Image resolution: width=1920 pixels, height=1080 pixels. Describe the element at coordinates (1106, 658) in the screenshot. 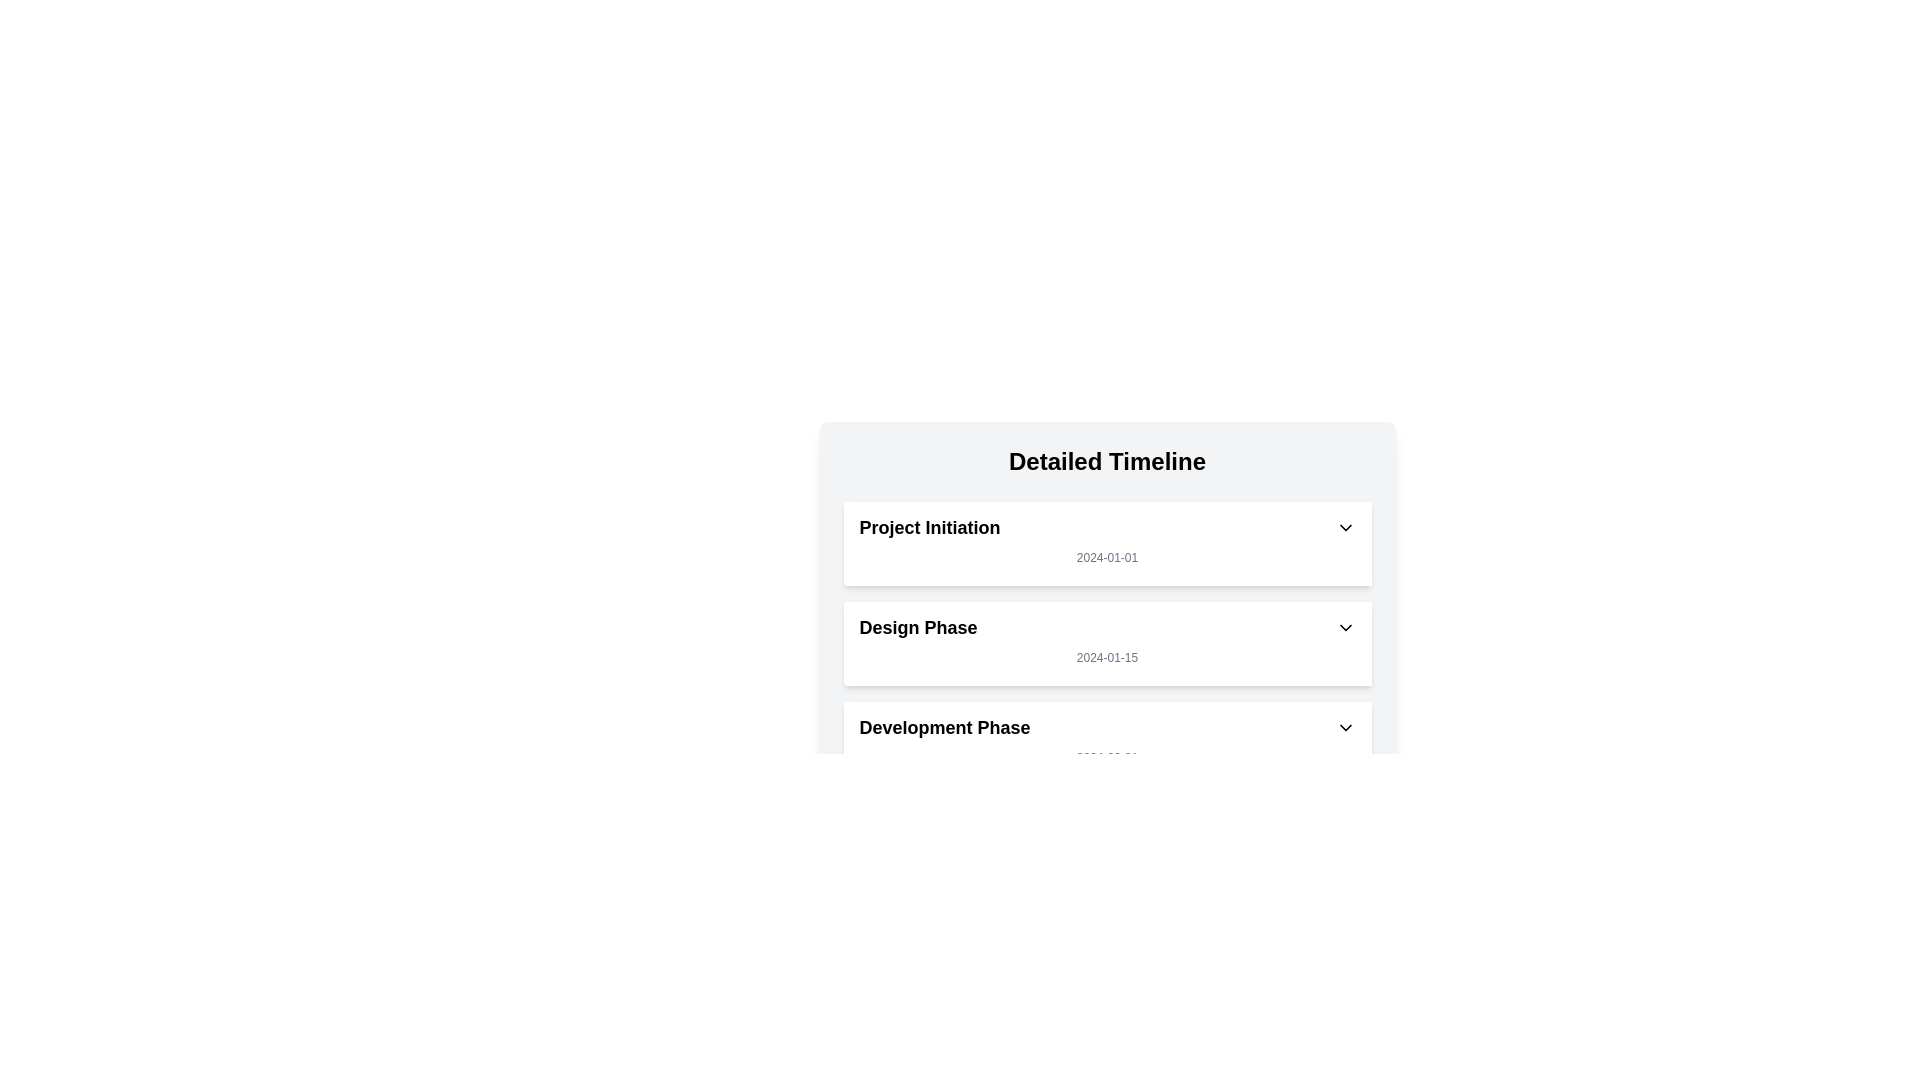

I see `the text label displaying the date '2024-01-15' styled in a small gray font, located below the 'Design Phase' title` at that location.